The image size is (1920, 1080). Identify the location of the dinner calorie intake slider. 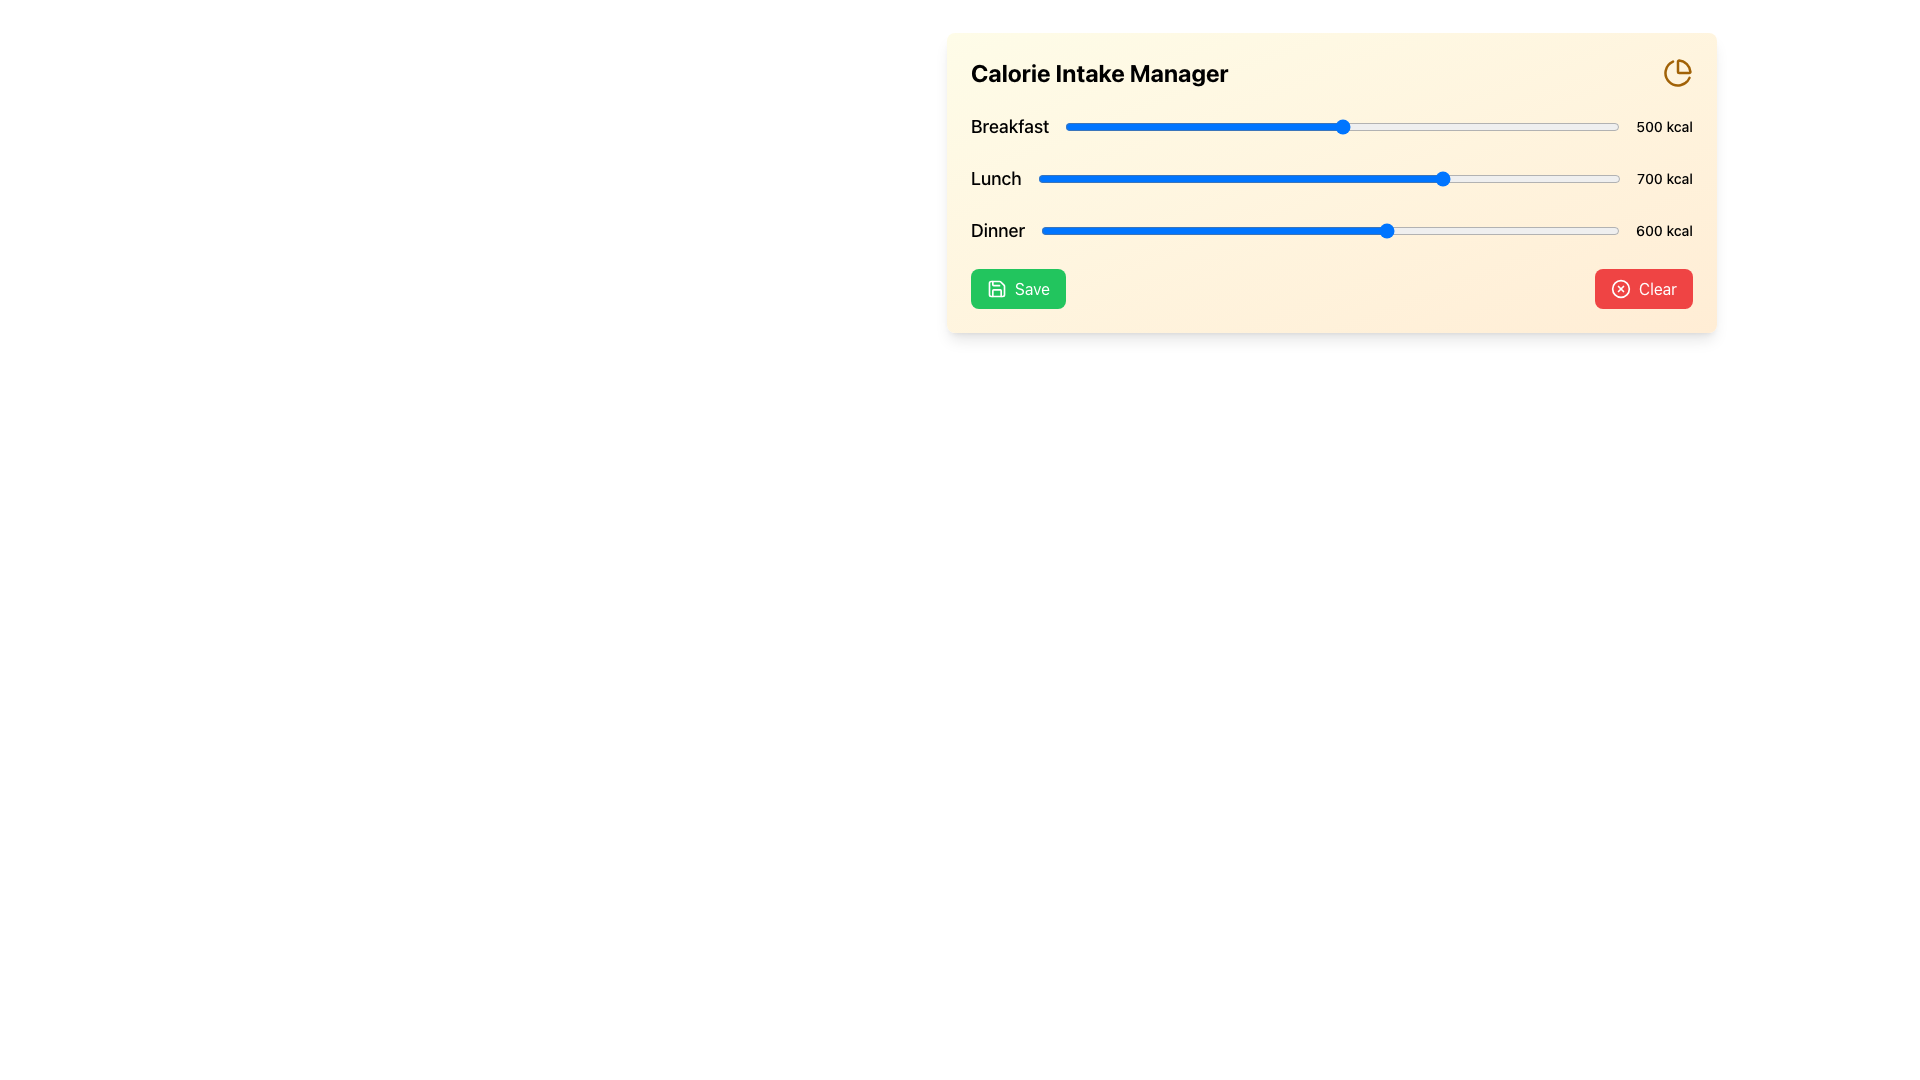
(1370, 230).